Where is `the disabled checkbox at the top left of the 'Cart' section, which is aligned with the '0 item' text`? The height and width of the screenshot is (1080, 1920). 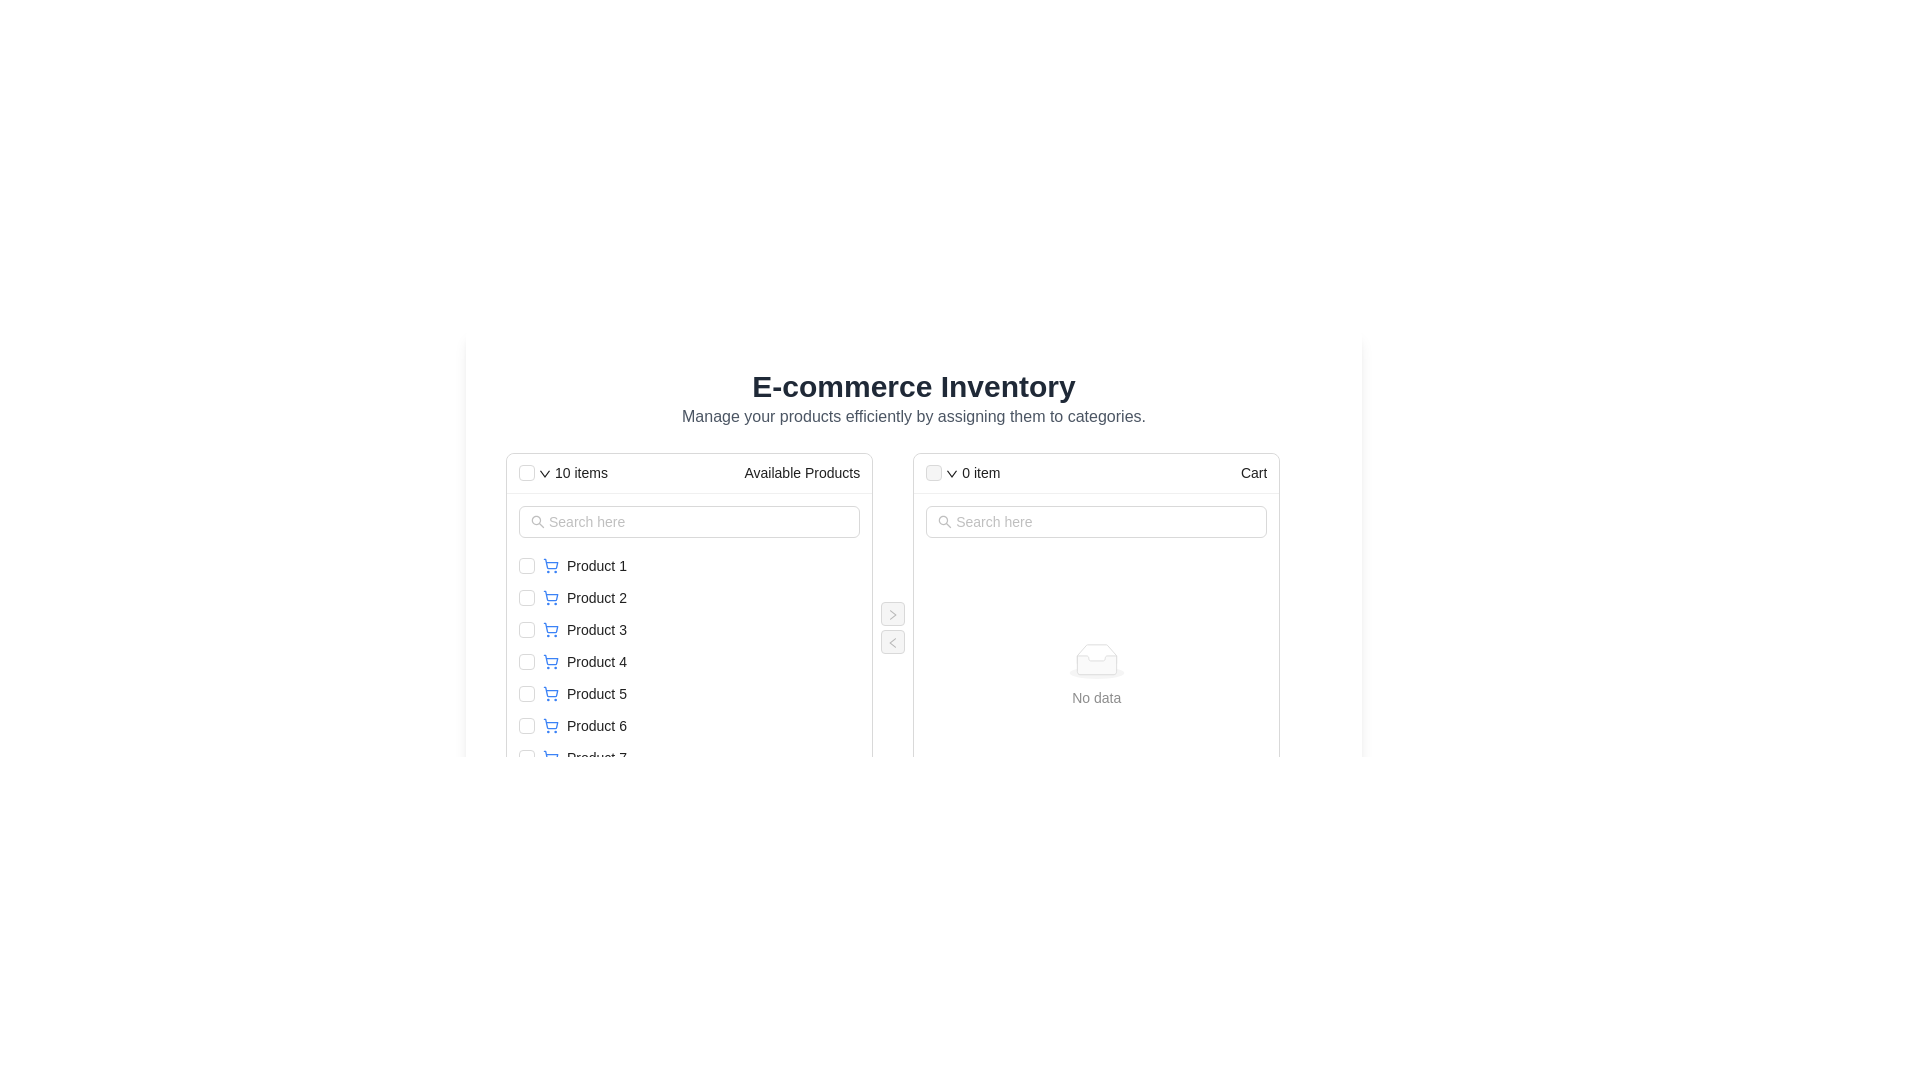 the disabled checkbox at the top left of the 'Cart' section, which is aligned with the '0 item' text is located at coordinates (933, 473).